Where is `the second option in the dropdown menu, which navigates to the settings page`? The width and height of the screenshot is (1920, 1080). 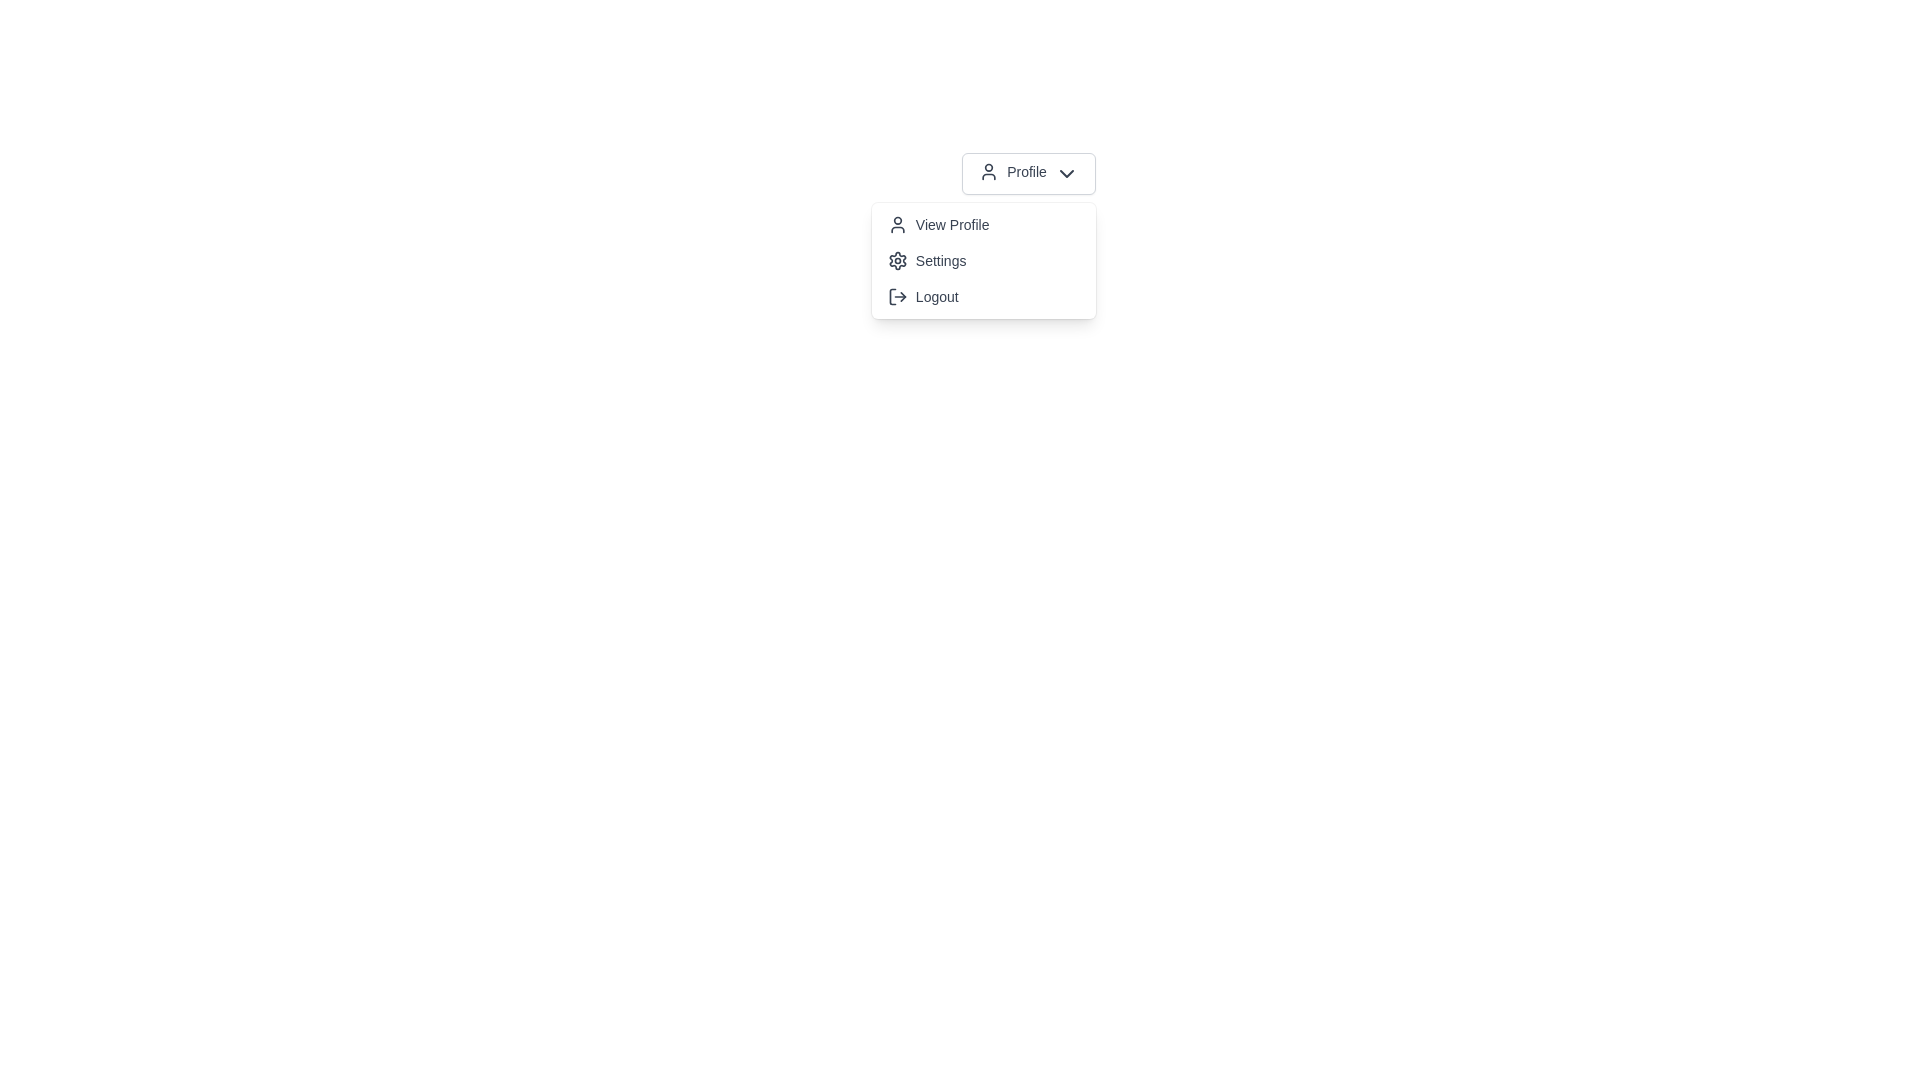
the second option in the dropdown menu, which navigates to the settings page is located at coordinates (983, 260).